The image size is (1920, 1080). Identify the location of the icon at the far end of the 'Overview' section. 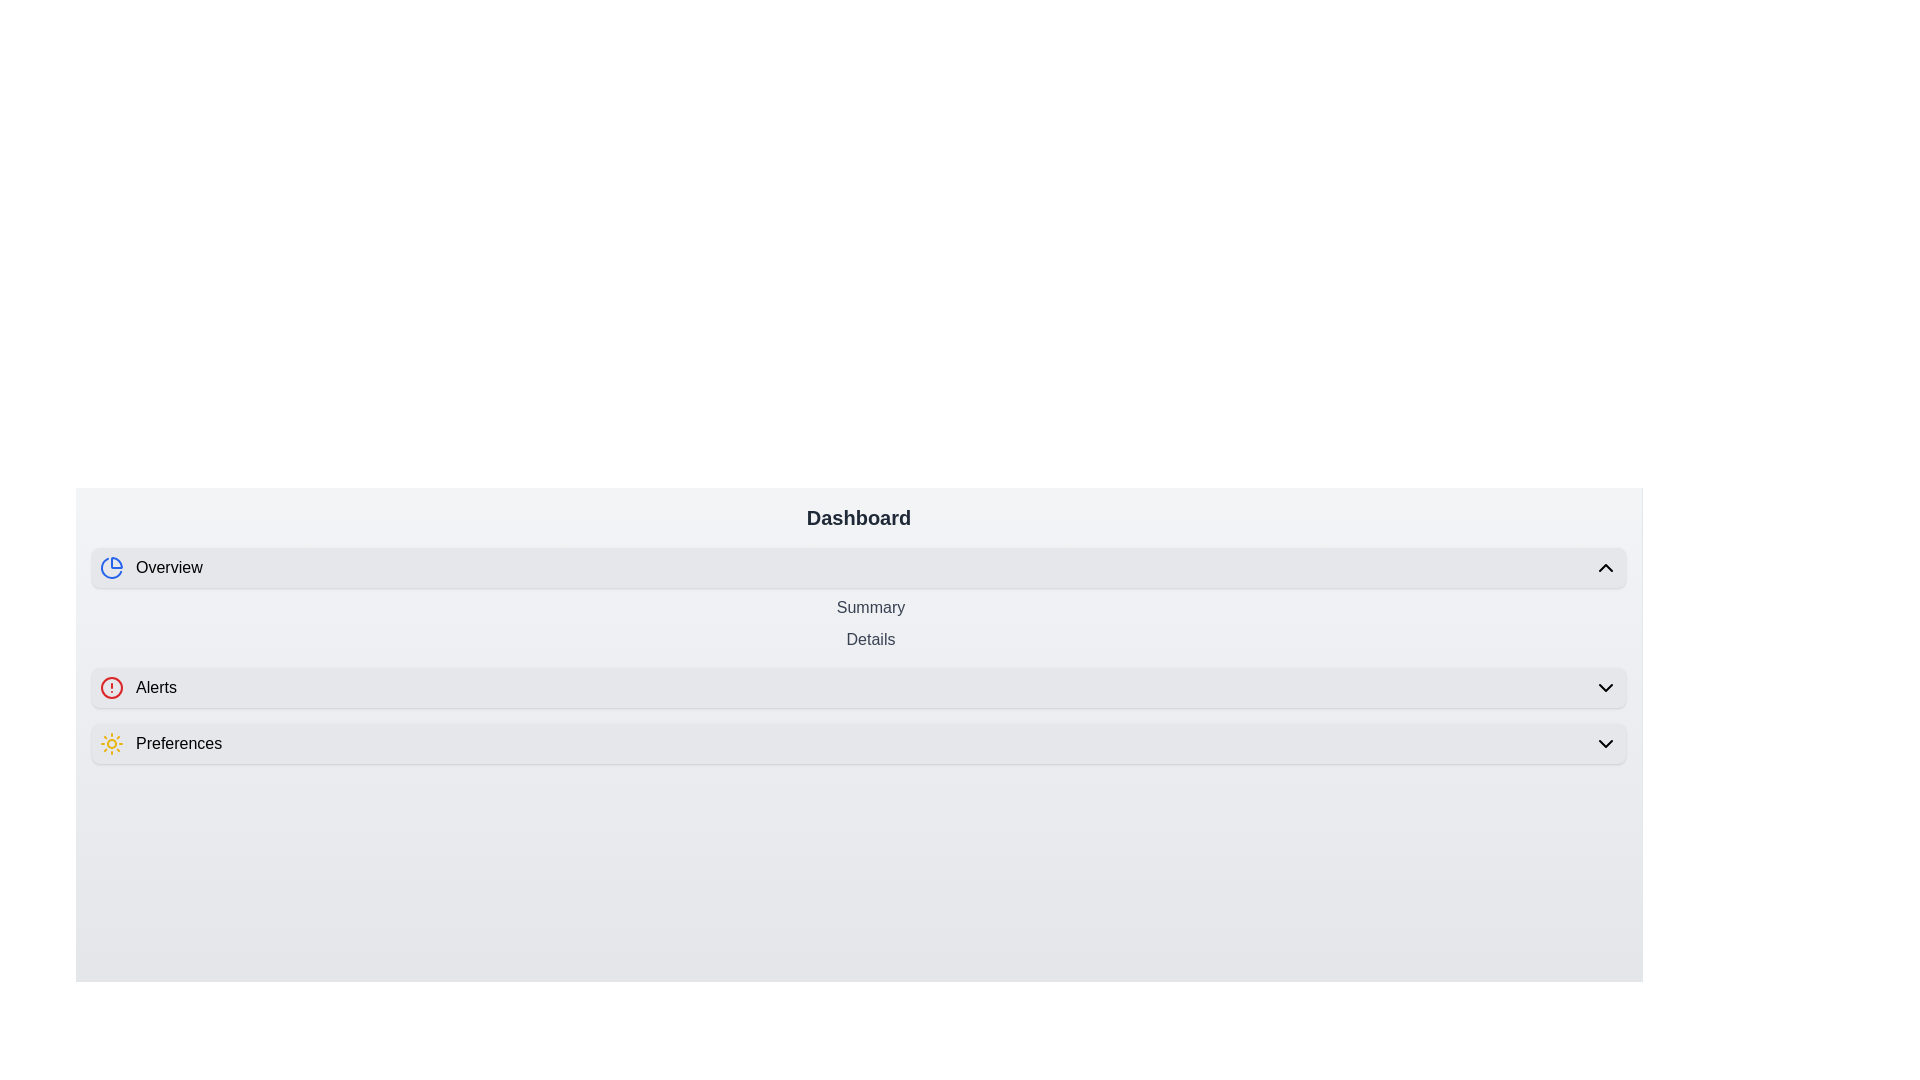
(1606, 567).